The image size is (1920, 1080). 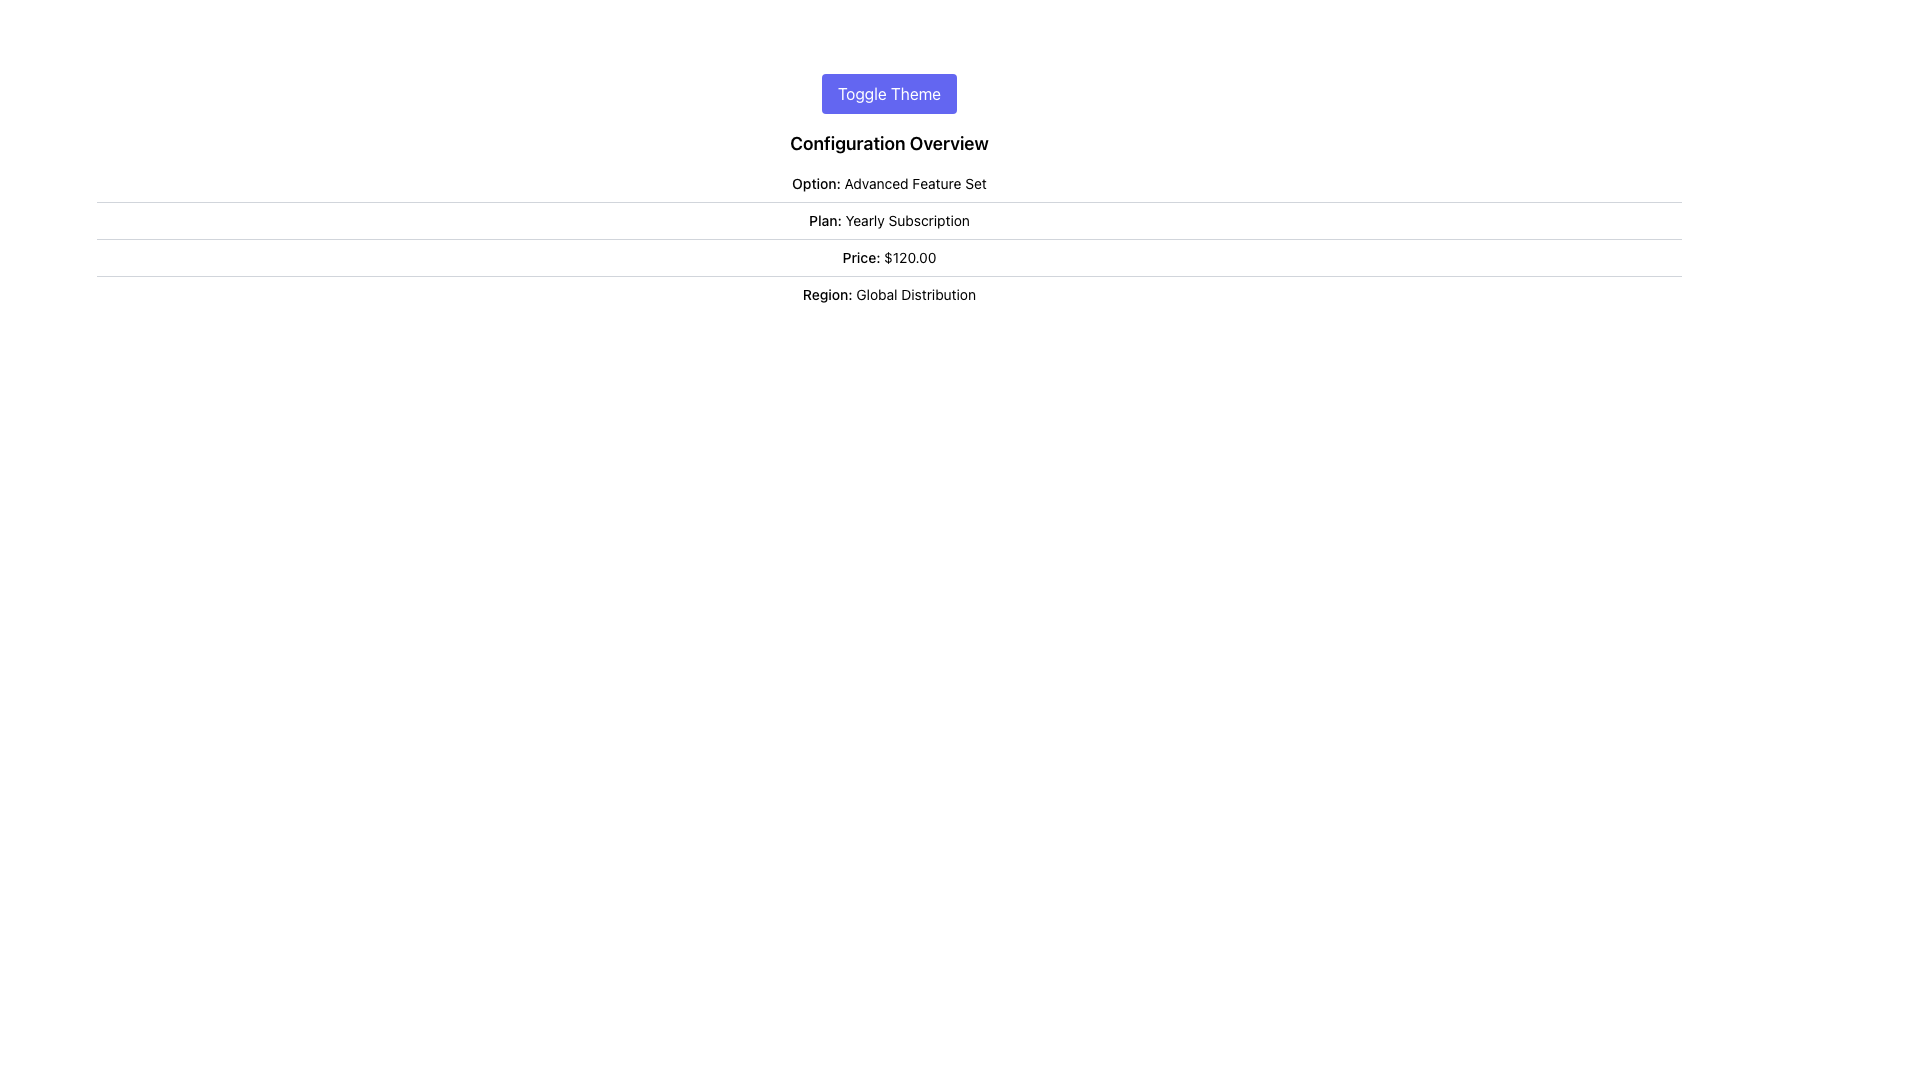 What do you see at coordinates (888, 93) in the screenshot?
I see `the 'Toggle Theme' button, which is a rectangular button with a blue-indigo background and white text, located above the 'Configuration Overview' section` at bounding box center [888, 93].